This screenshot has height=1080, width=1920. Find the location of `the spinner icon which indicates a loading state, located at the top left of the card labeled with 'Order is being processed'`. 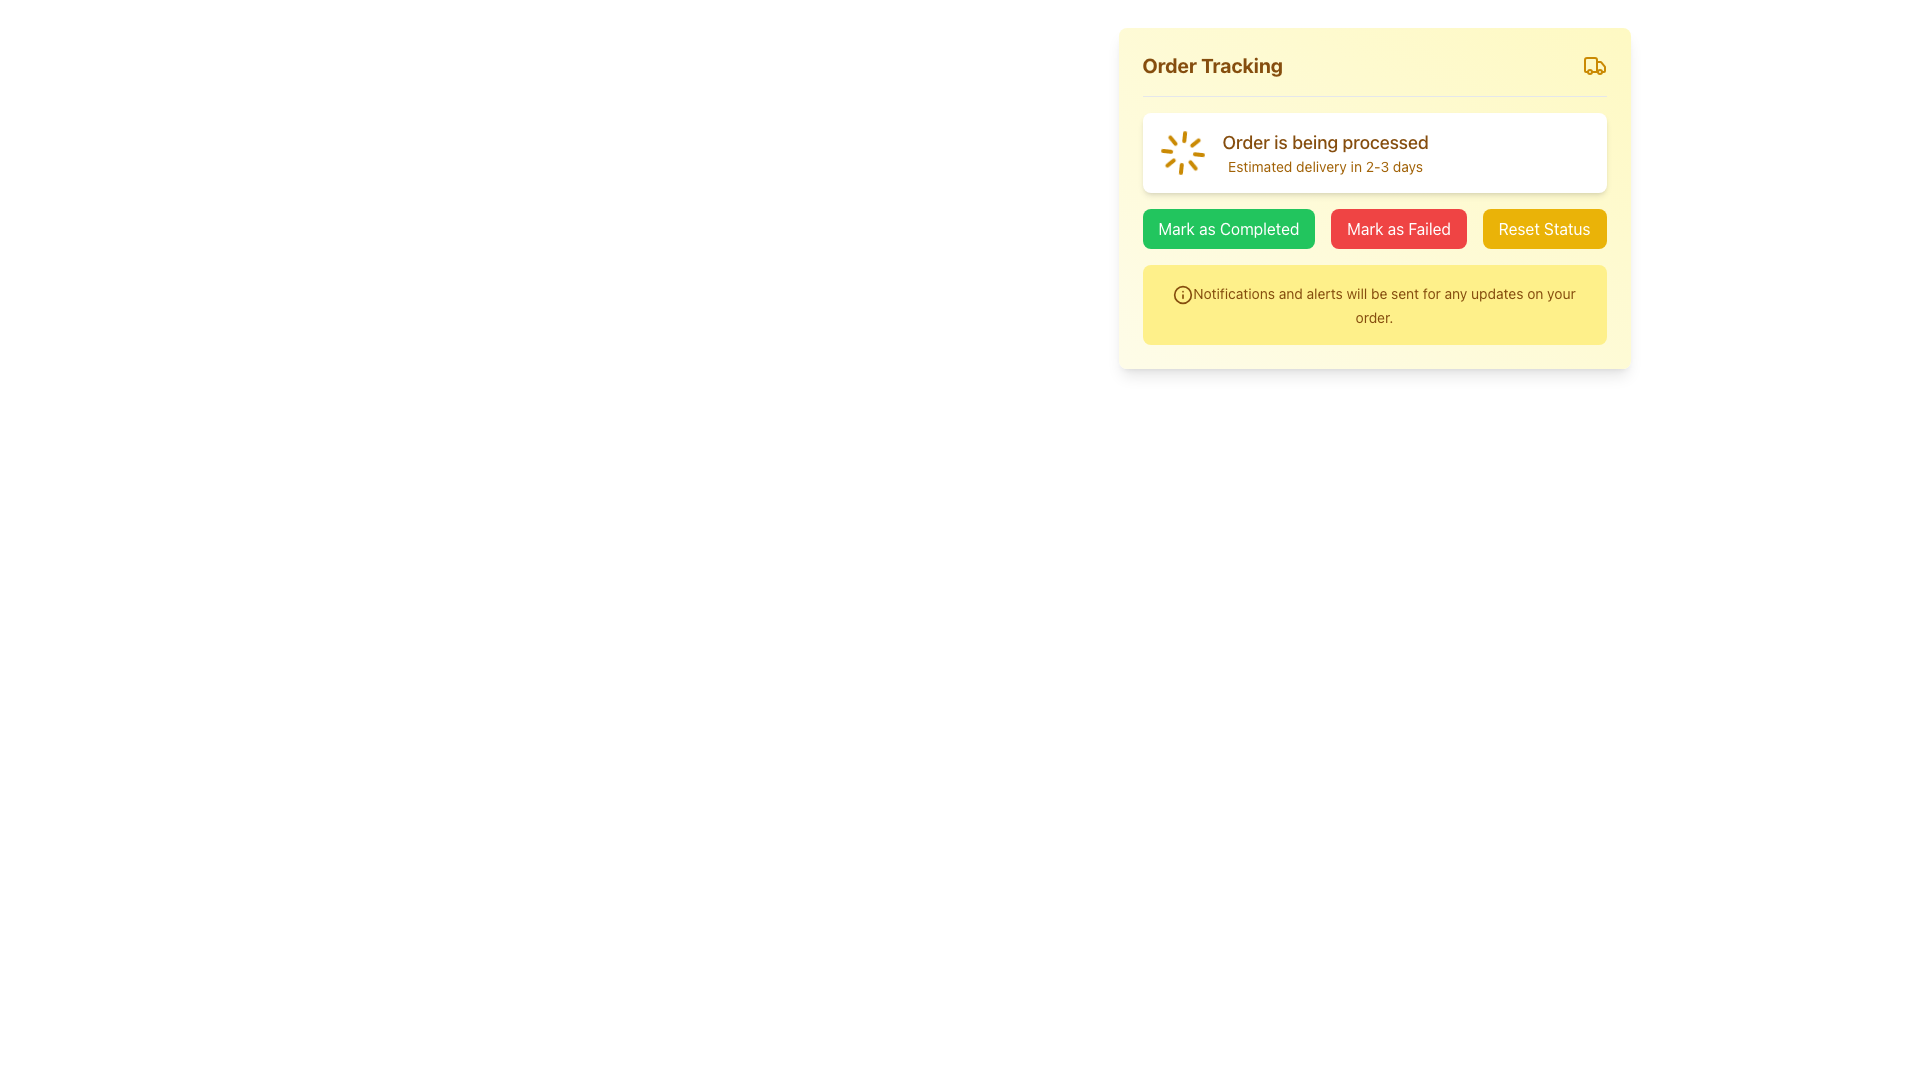

the spinner icon which indicates a loading state, located at the top left of the card labeled with 'Order is being processed' is located at coordinates (1182, 152).